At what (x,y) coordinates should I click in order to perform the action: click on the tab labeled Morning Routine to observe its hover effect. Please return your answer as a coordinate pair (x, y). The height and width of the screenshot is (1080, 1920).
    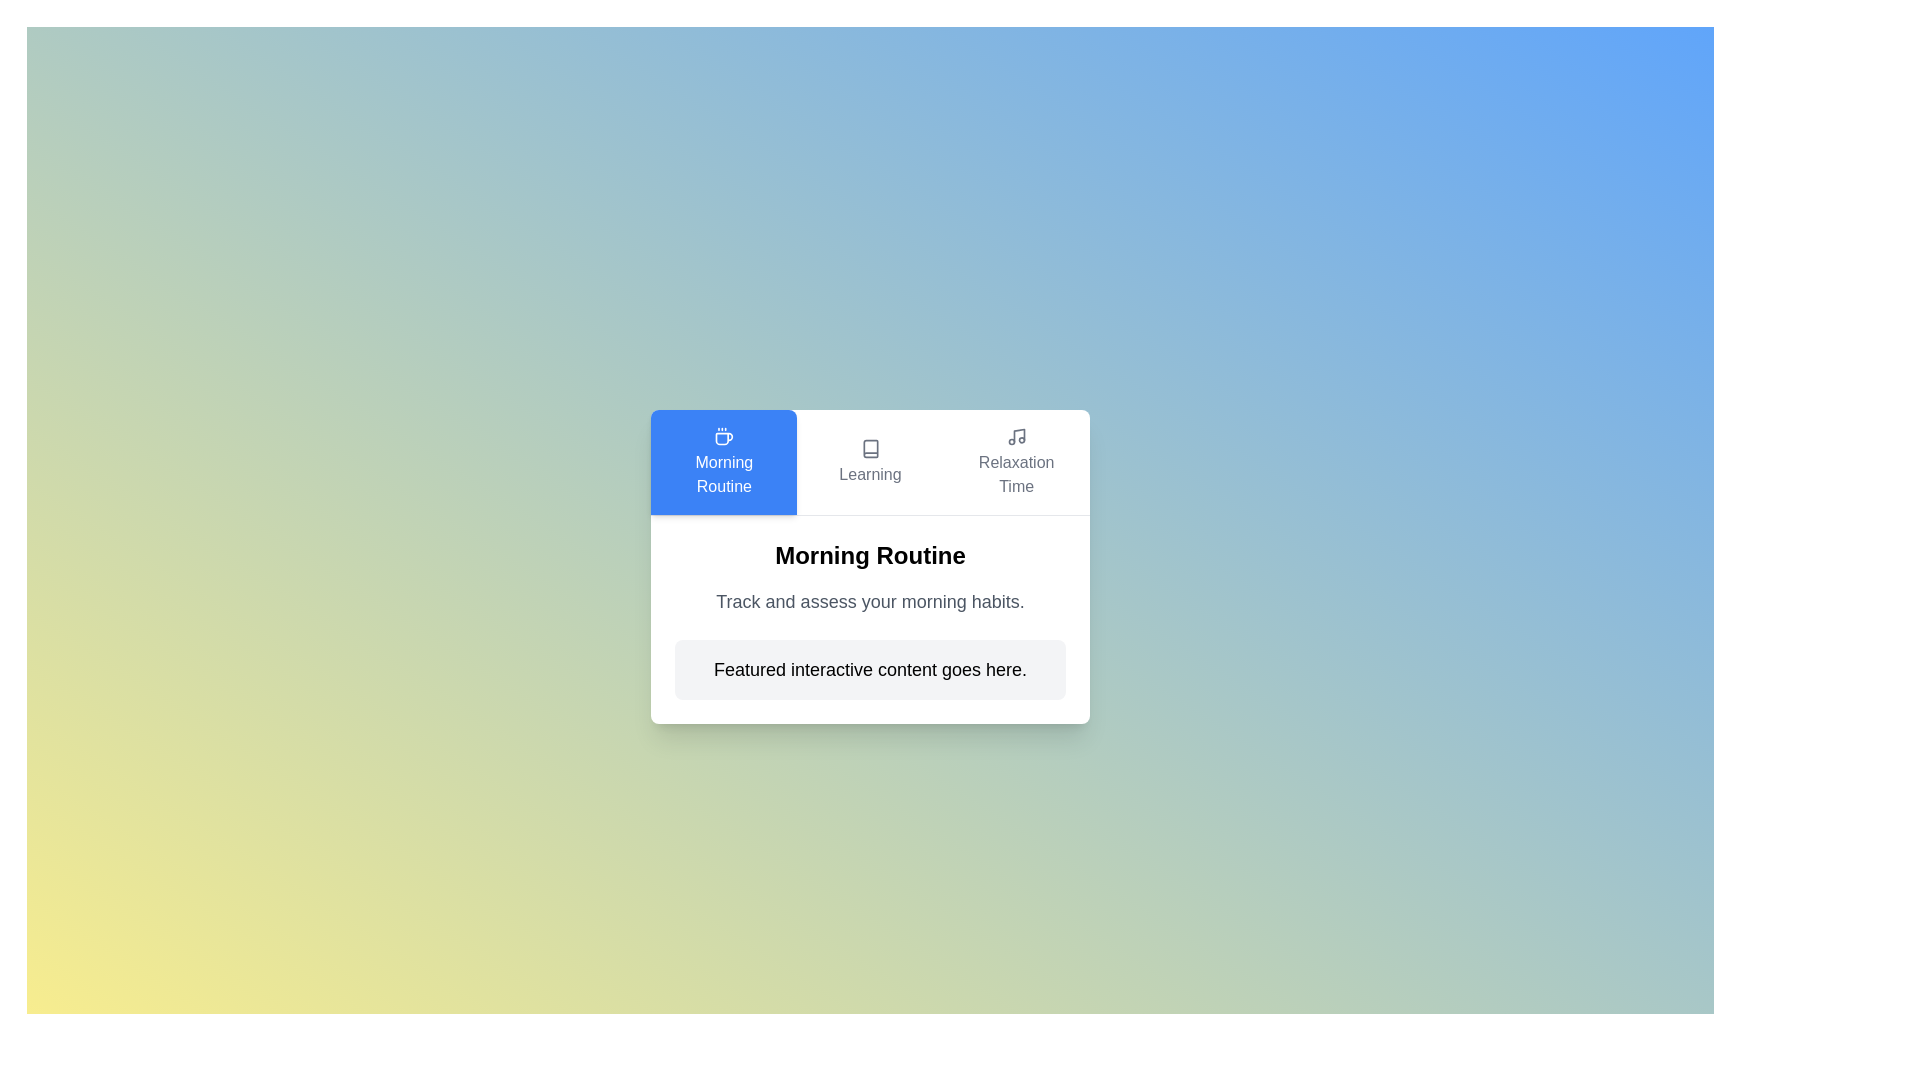
    Looking at the image, I should click on (723, 462).